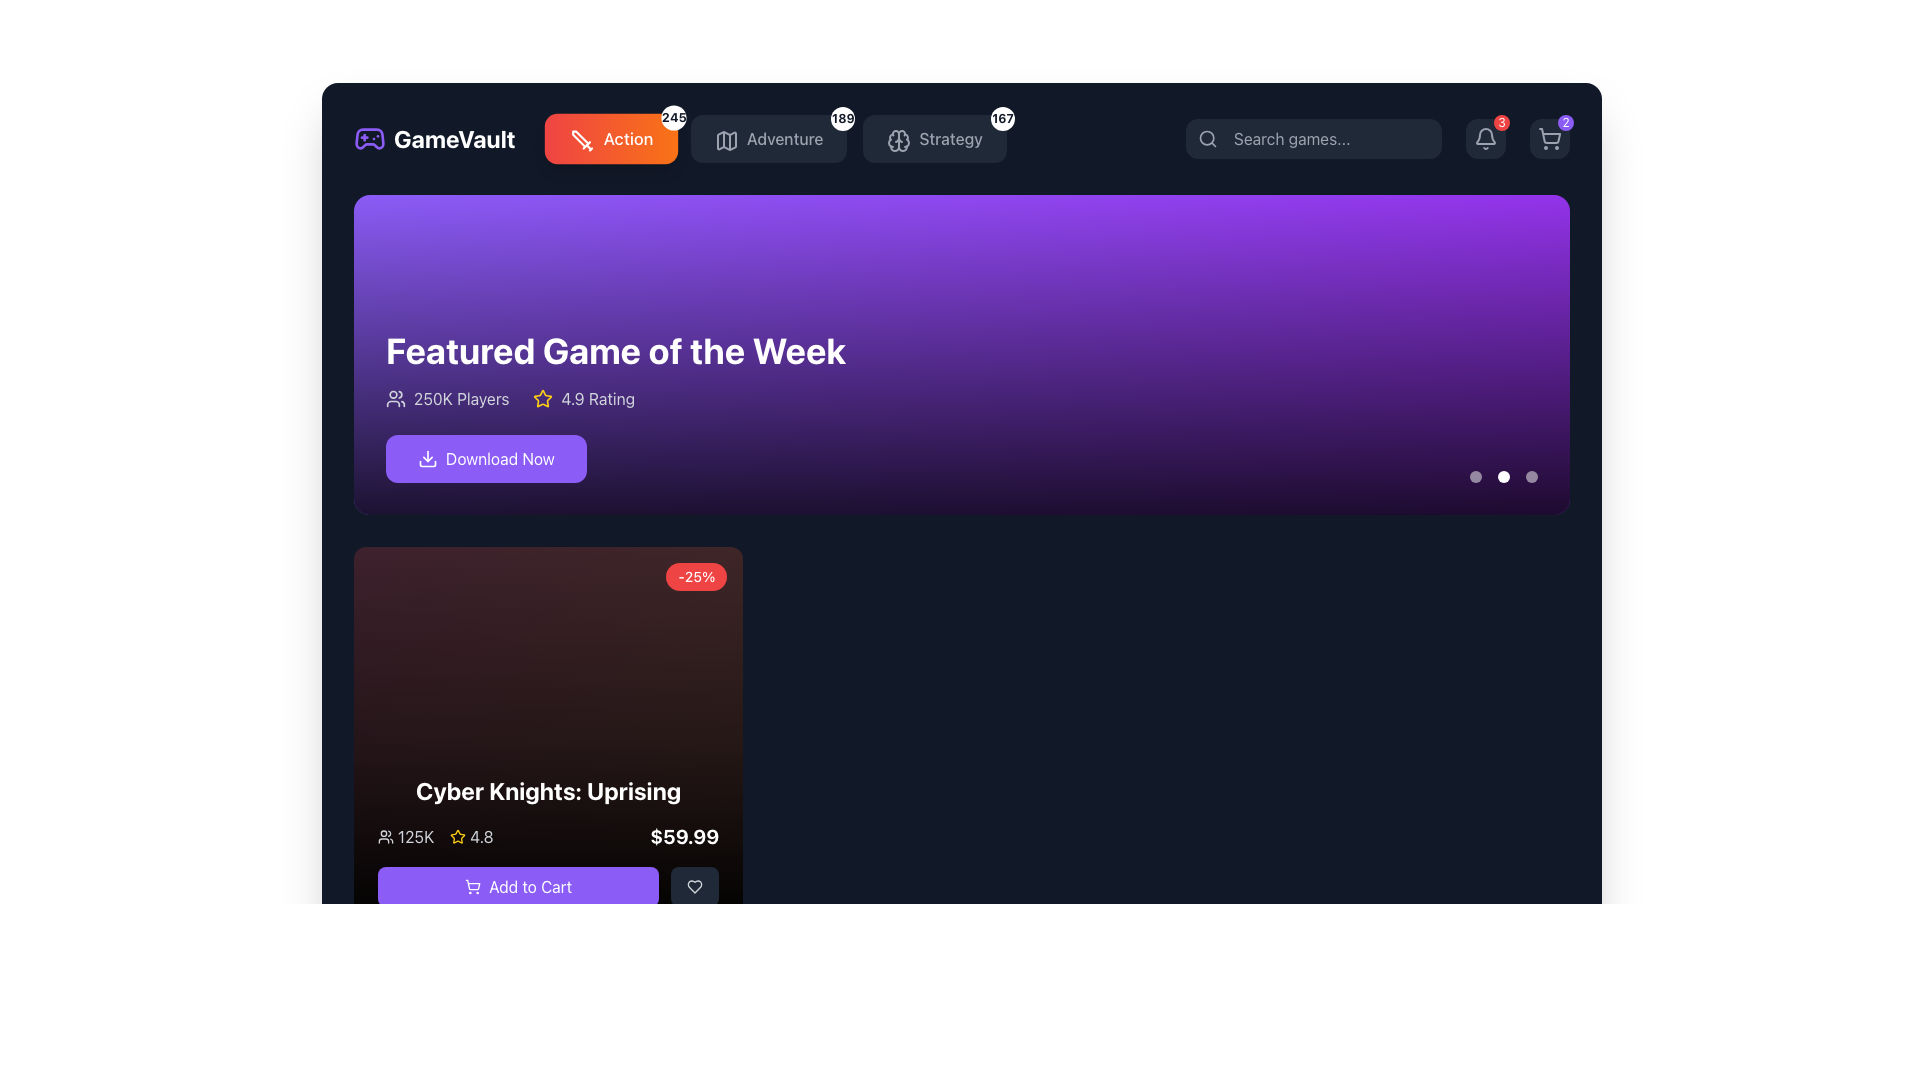  I want to click on the text label displaying '250K Players' in light gray color, positioned between the user icon and the '4.9 Rating' display under the title 'Featured Game of the Week', so click(460, 398).